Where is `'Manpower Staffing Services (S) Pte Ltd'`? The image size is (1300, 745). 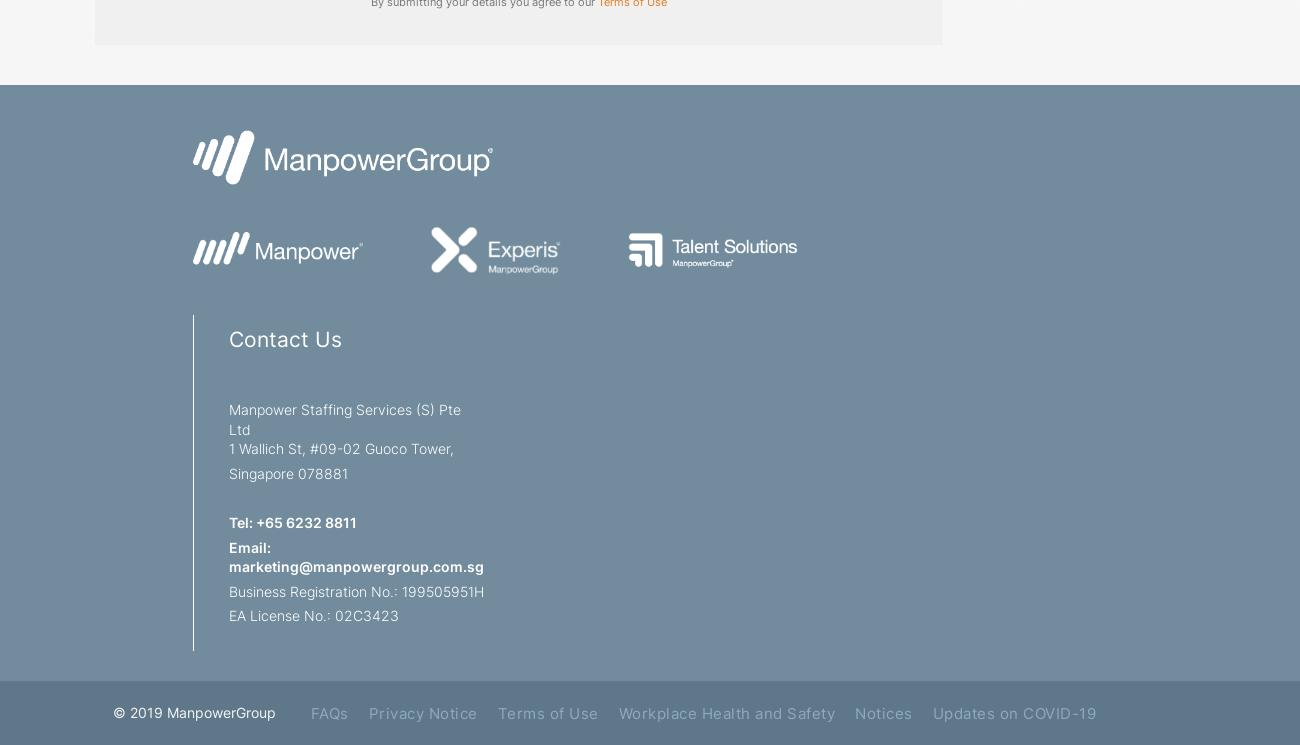
'Manpower Staffing Services (S) Pte Ltd' is located at coordinates (344, 418).